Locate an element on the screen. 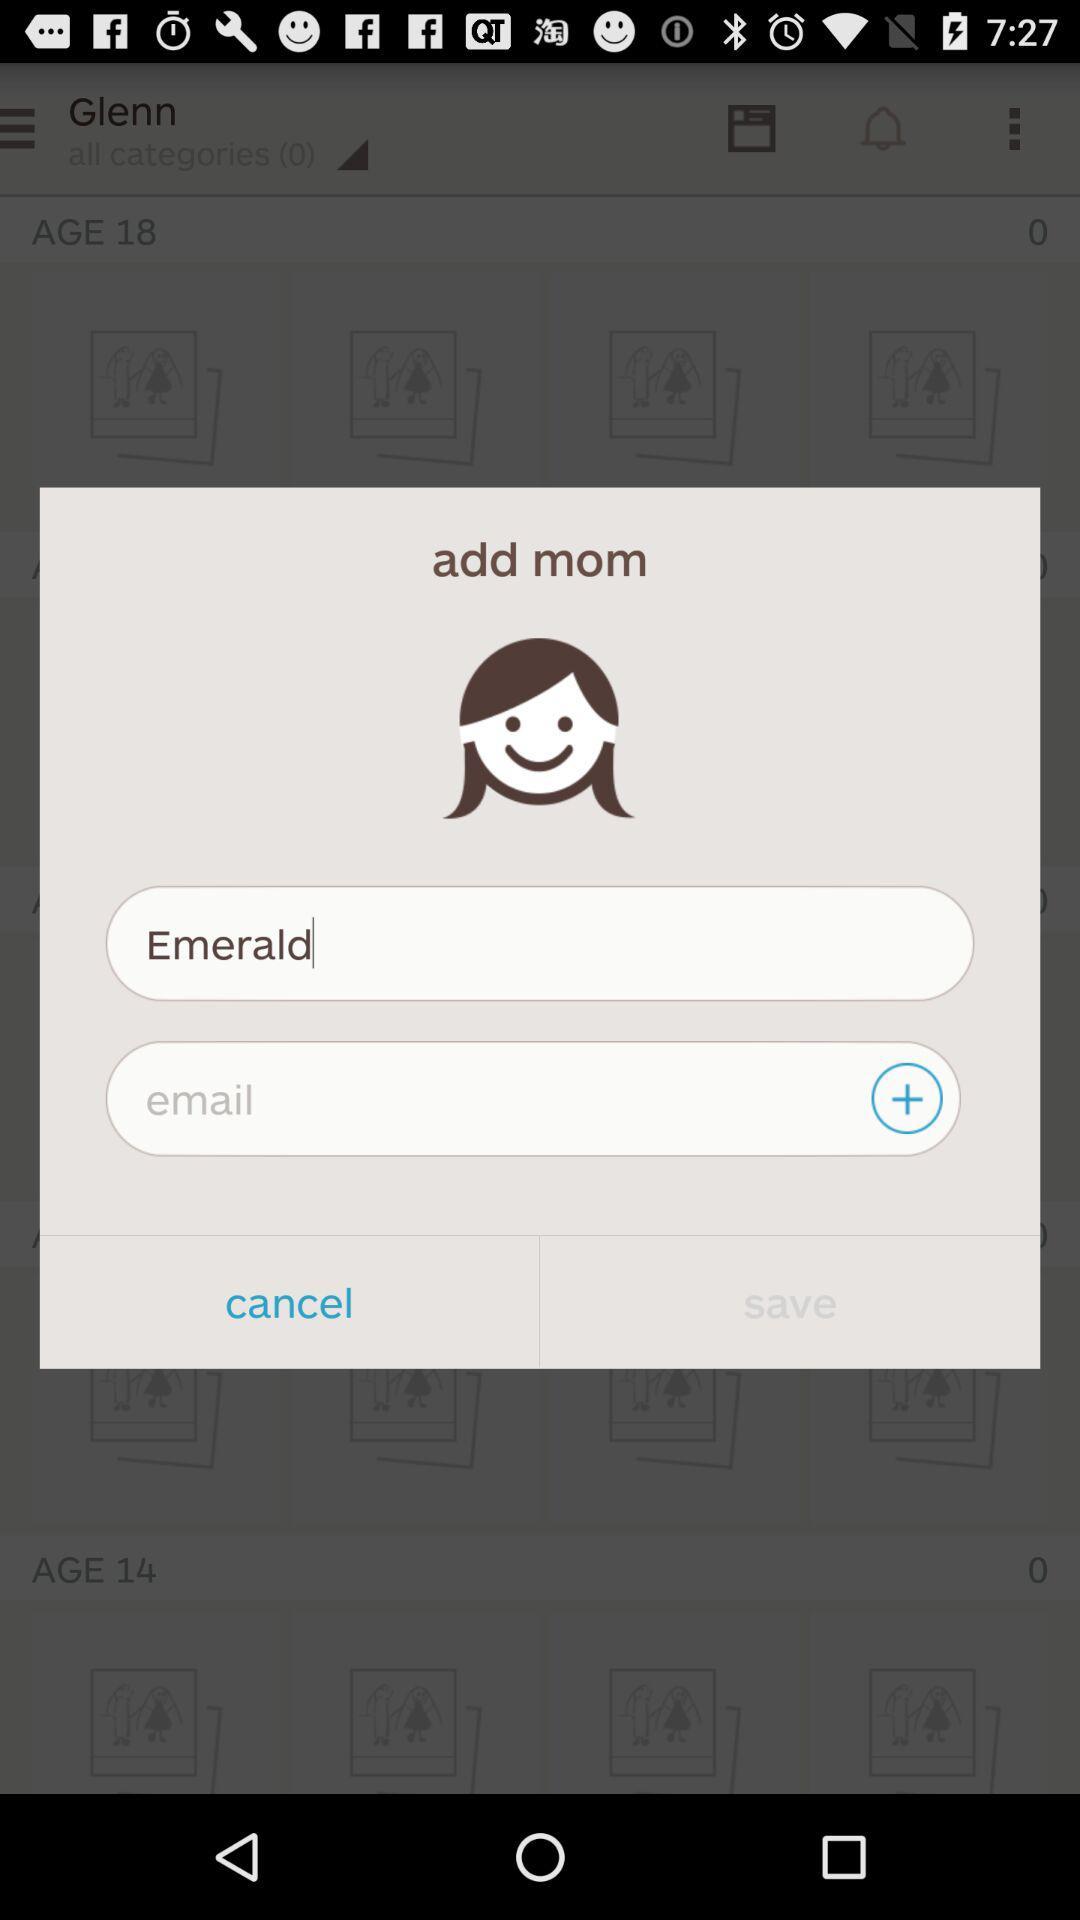 Image resolution: width=1080 pixels, height=1920 pixels. app at the bottom left corner is located at coordinates (289, 1301).